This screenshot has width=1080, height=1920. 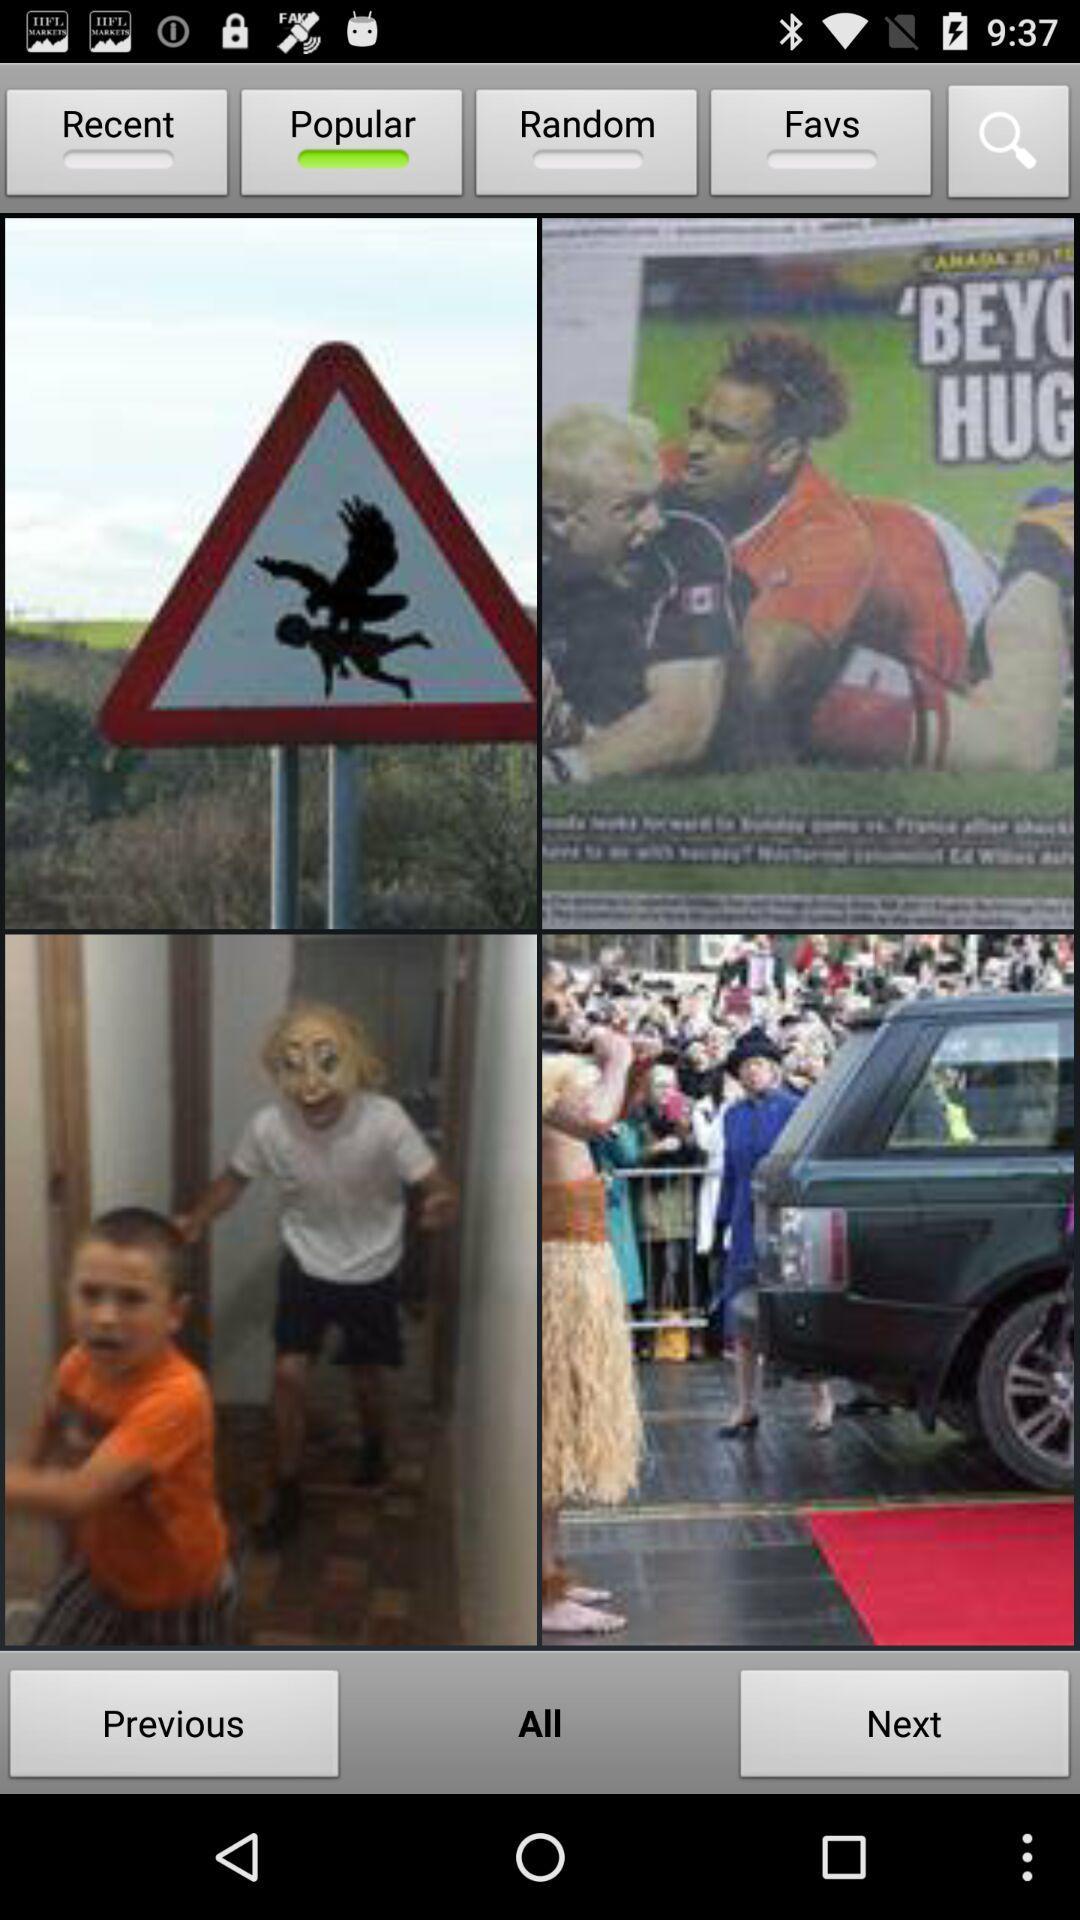 I want to click on popular icon, so click(x=351, y=146).